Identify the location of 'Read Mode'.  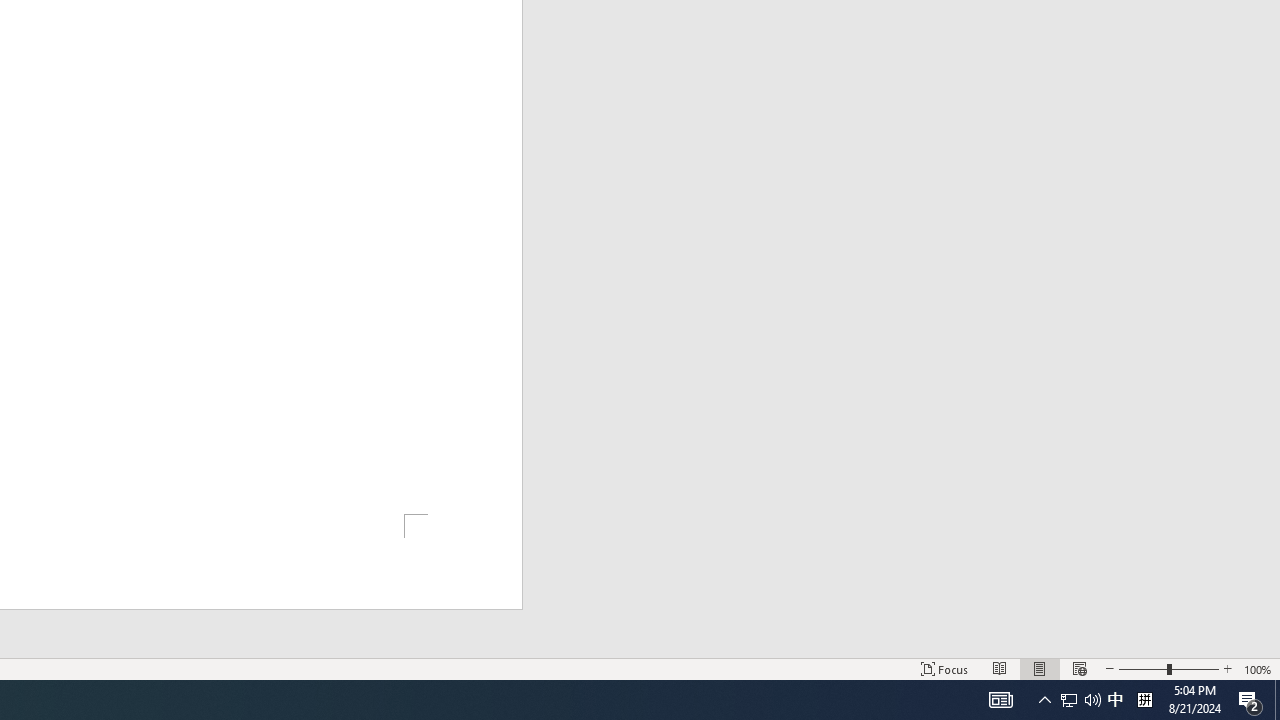
(1000, 669).